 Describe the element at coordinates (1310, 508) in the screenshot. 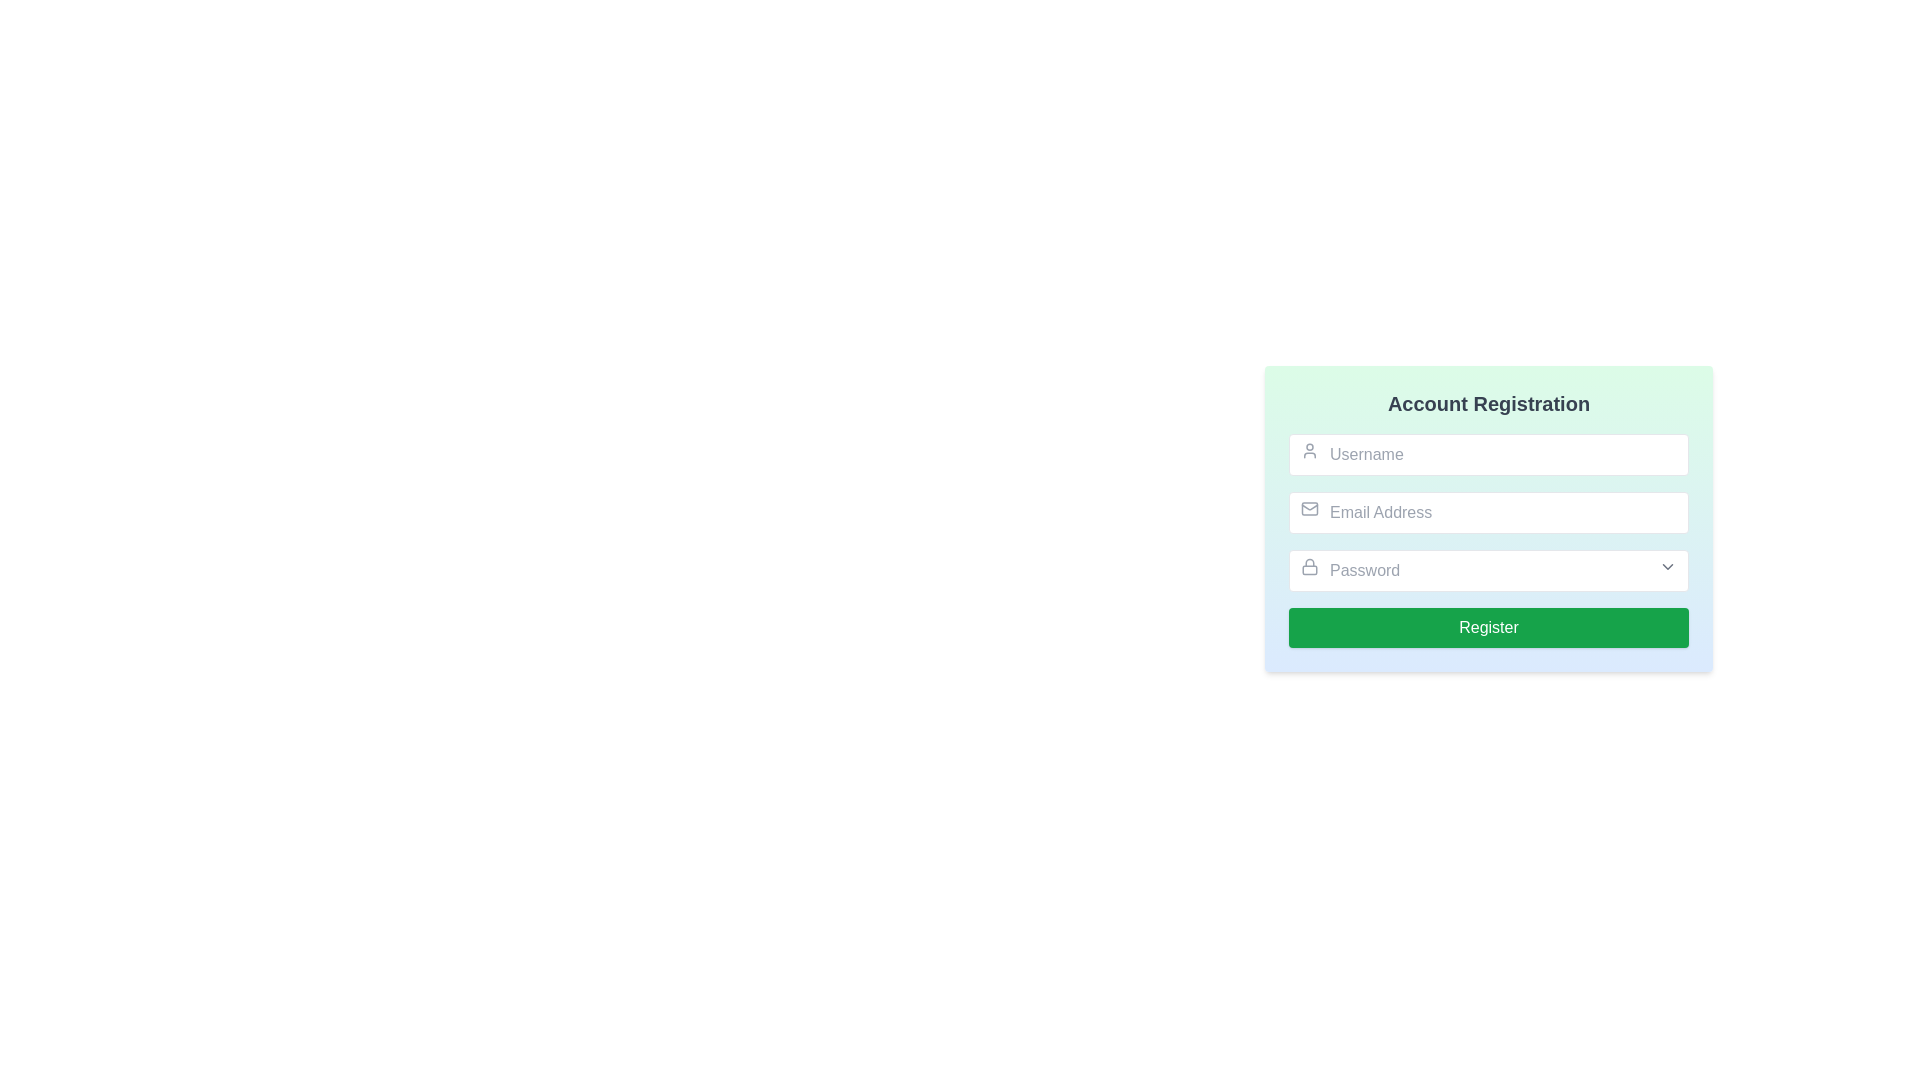

I see `the rectangular SVG shape that represents the body of the envelope icon located to the left of the 'Email Address' input field` at that location.